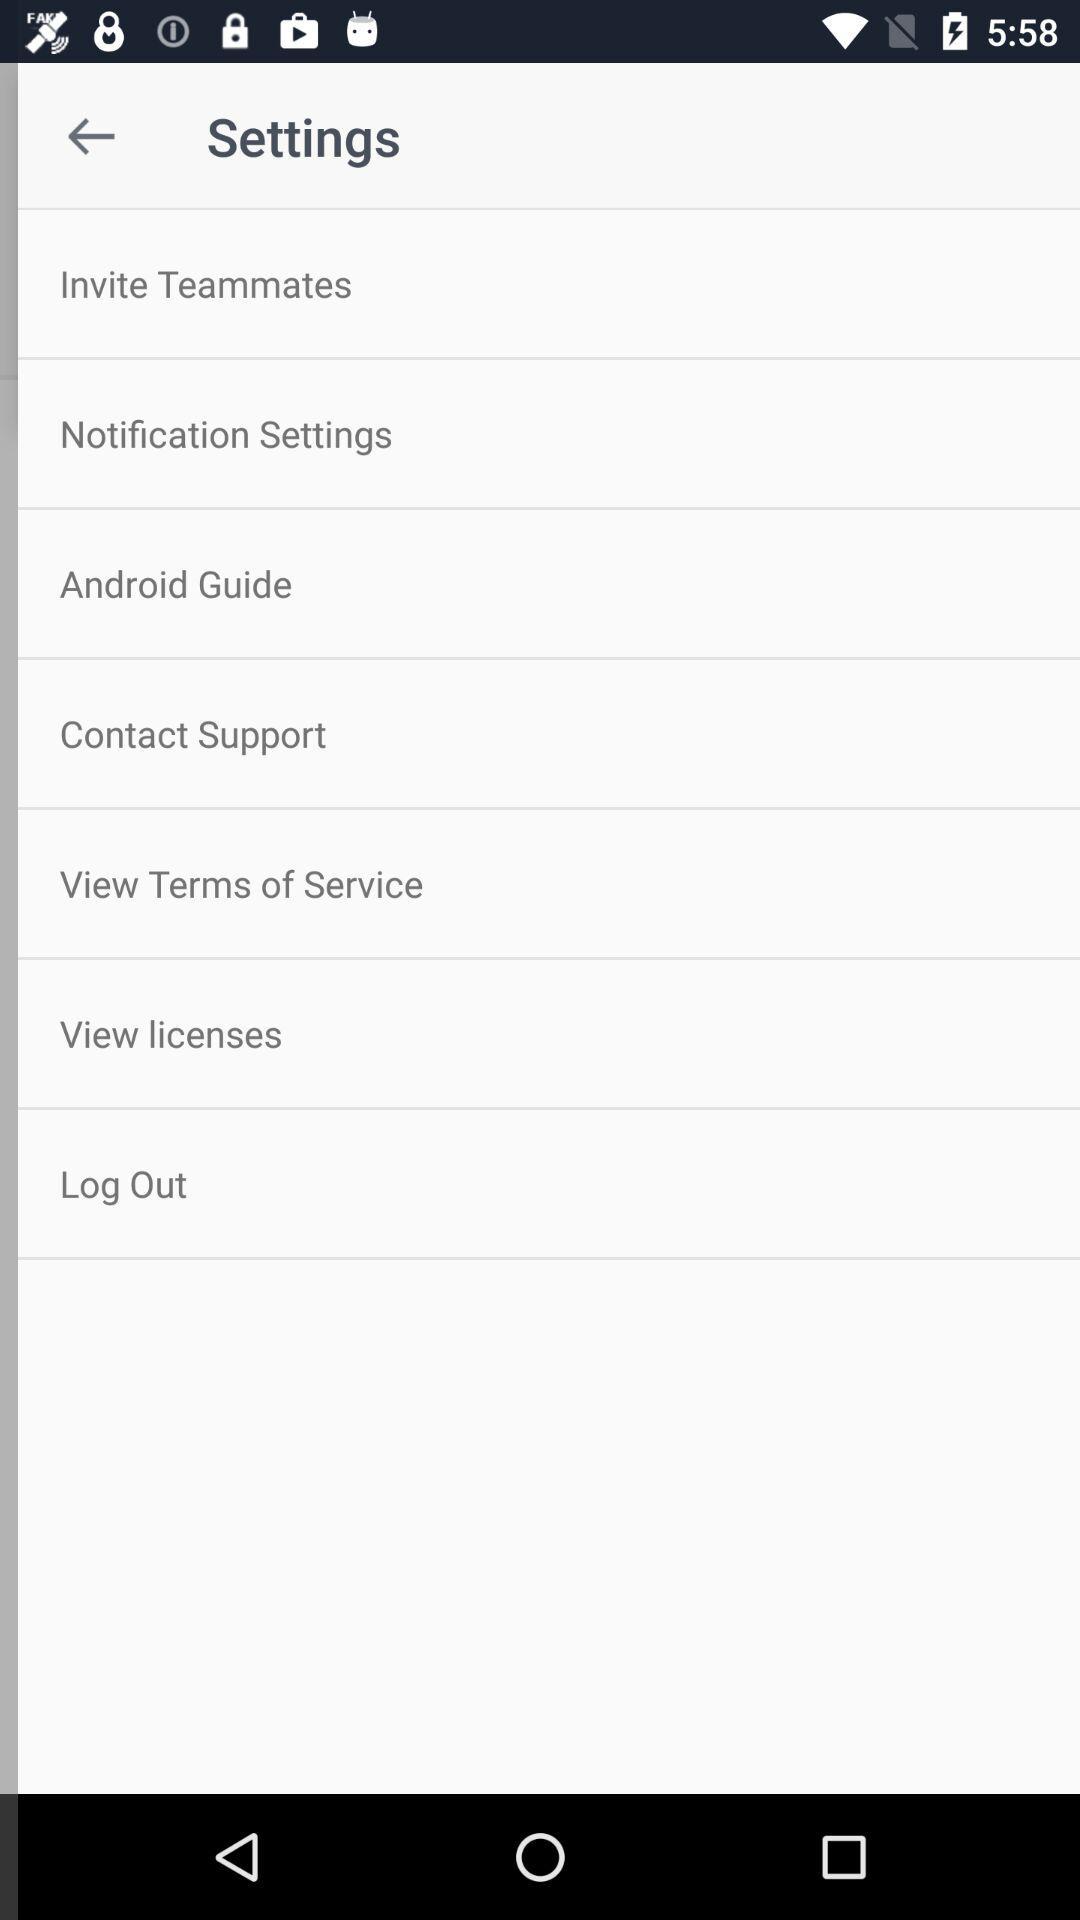  What do you see at coordinates (540, 582) in the screenshot?
I see `android guide item` at bounding box center [540, 582].